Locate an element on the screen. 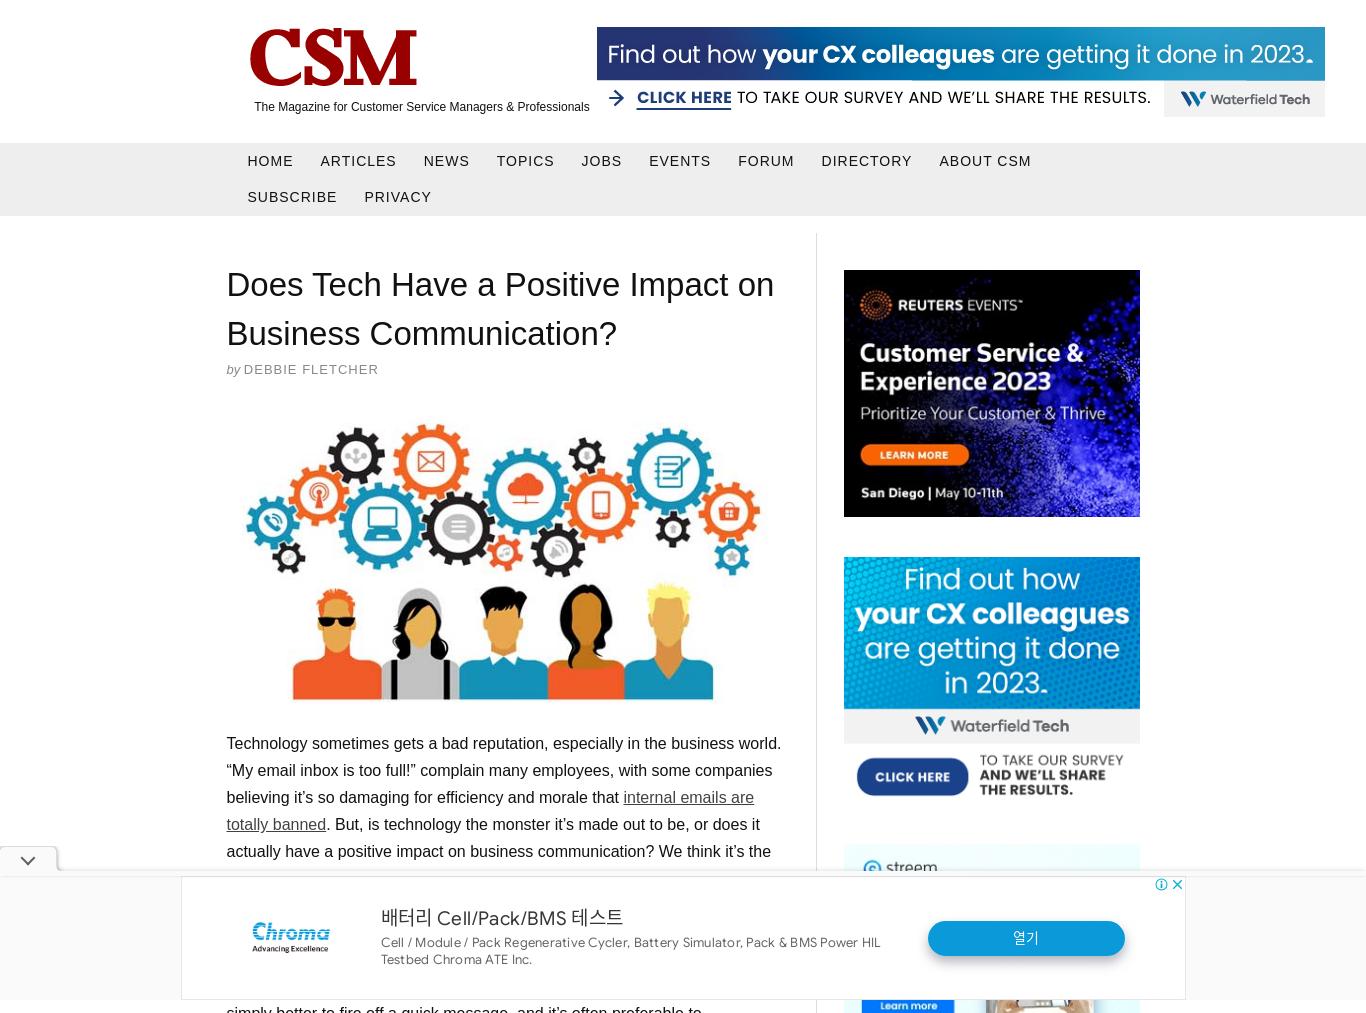  'News' is located at coordinates (444, 159).